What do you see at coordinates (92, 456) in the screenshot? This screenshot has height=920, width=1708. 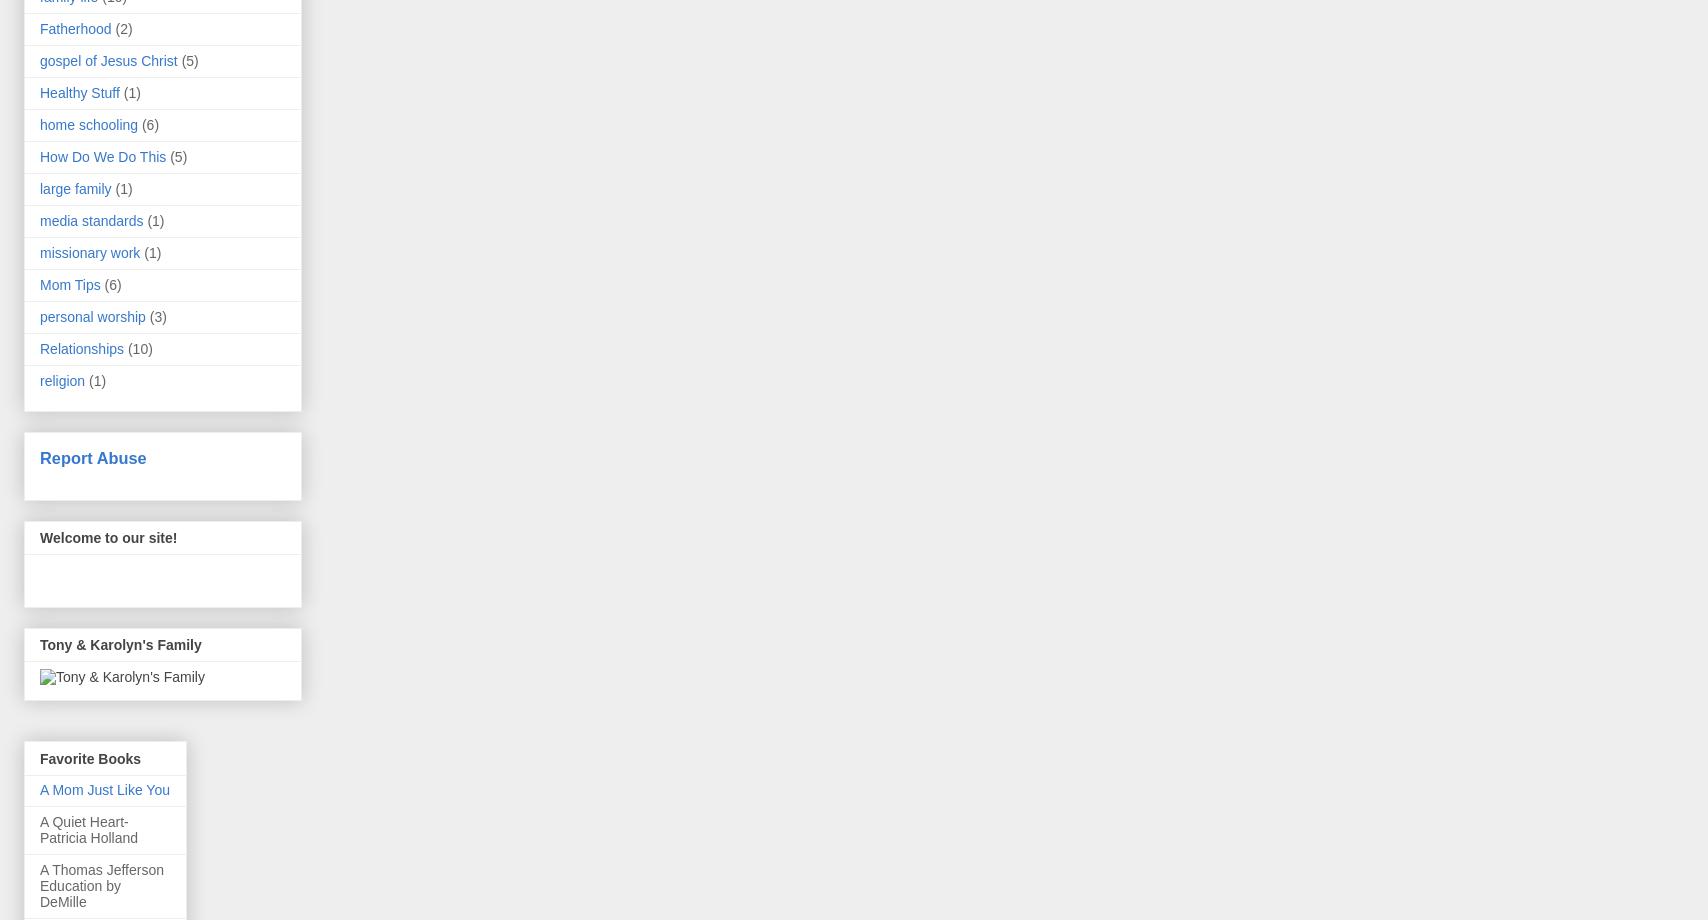 I see `'Report Abuse'` at bounding box center [92, 456].